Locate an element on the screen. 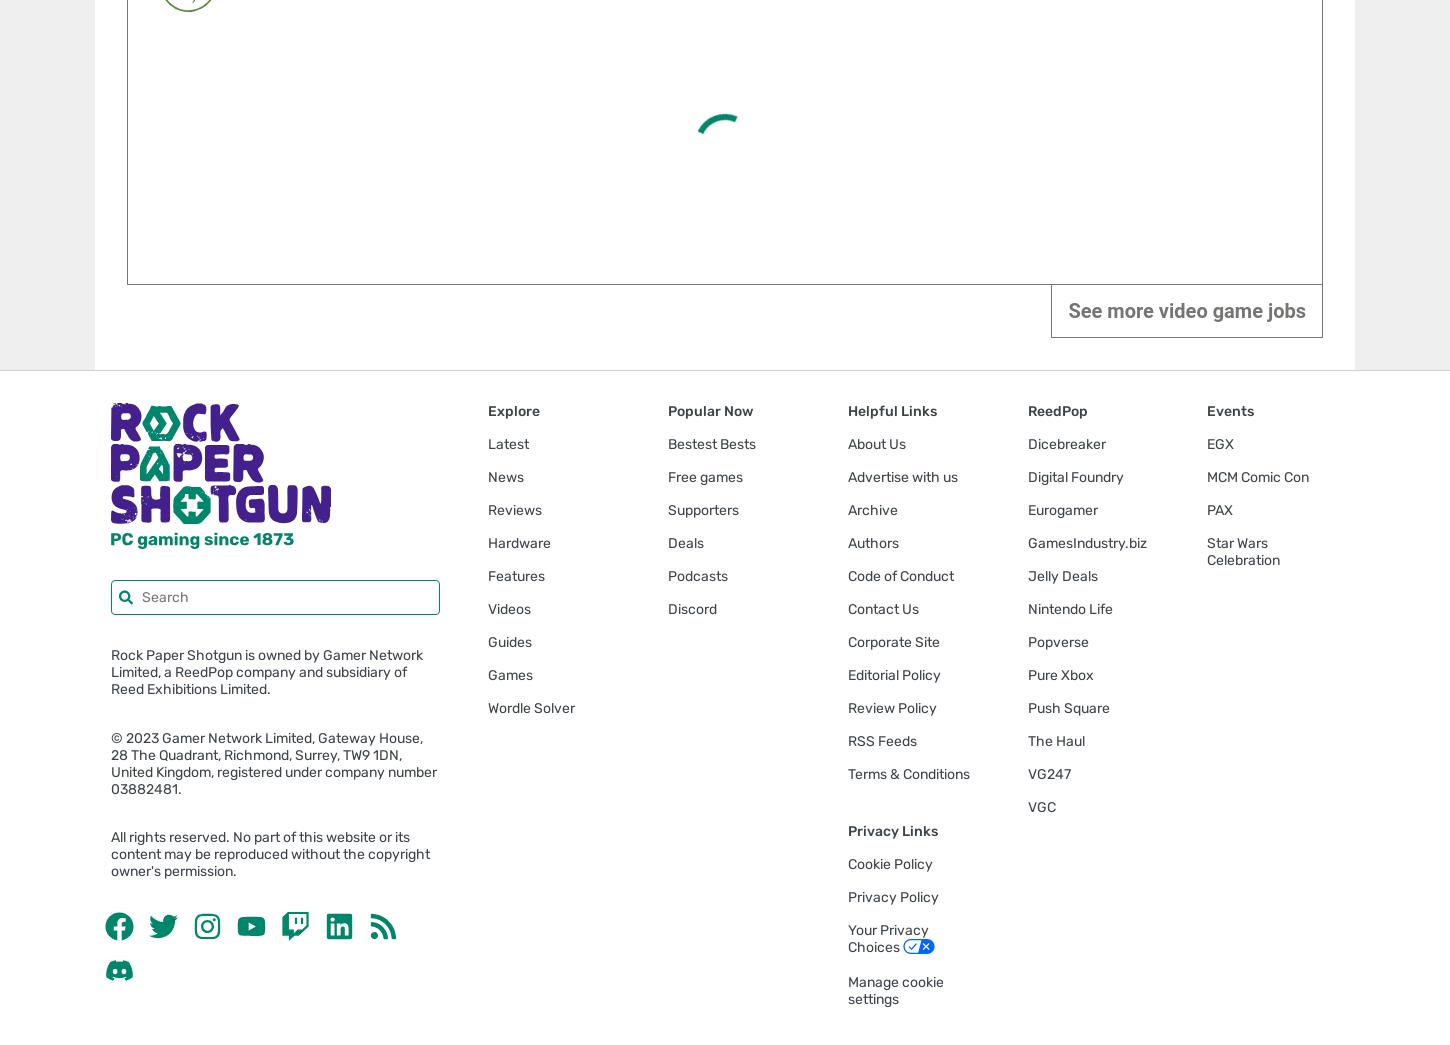 This screenshot has width=1450, height=1045. 'Eurogamer' is located at coordinates (1061, 508).